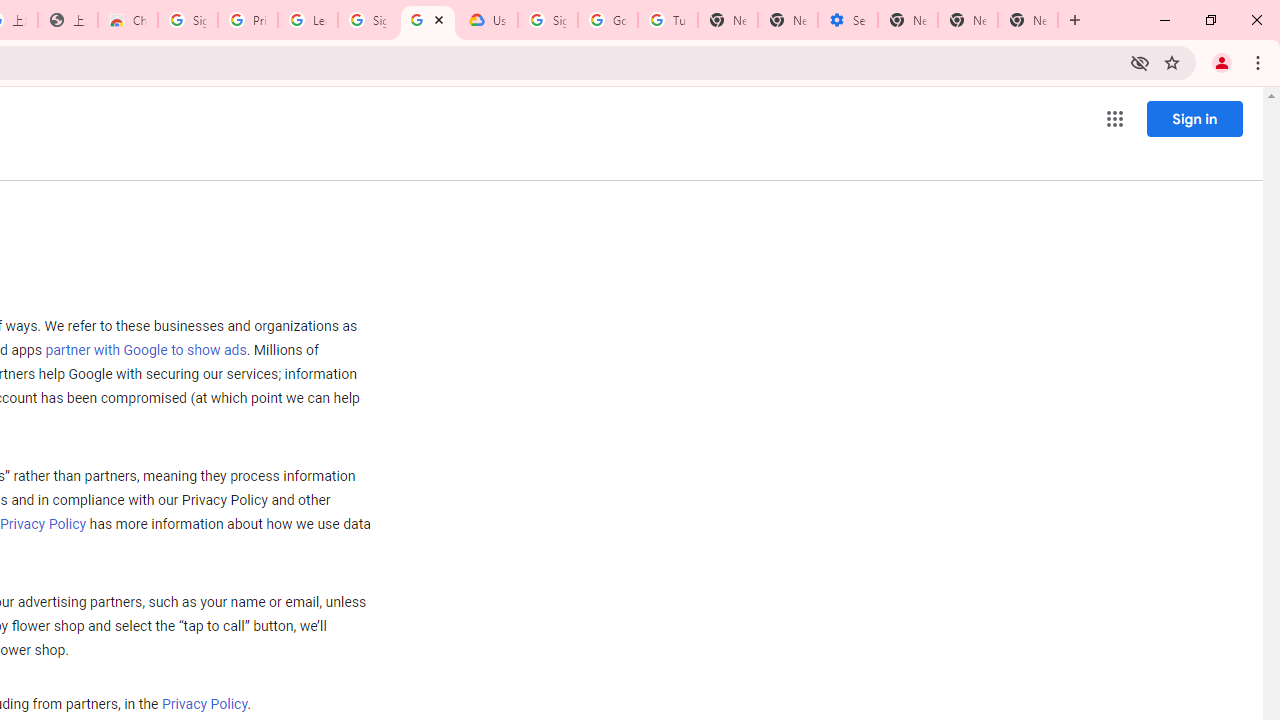 This screenshot has width=1280, height=720. What do you see at coordinates (144, 350) in the screenshot?
I see `'partner with Google to show ads'` at bounding box center [144, 350].